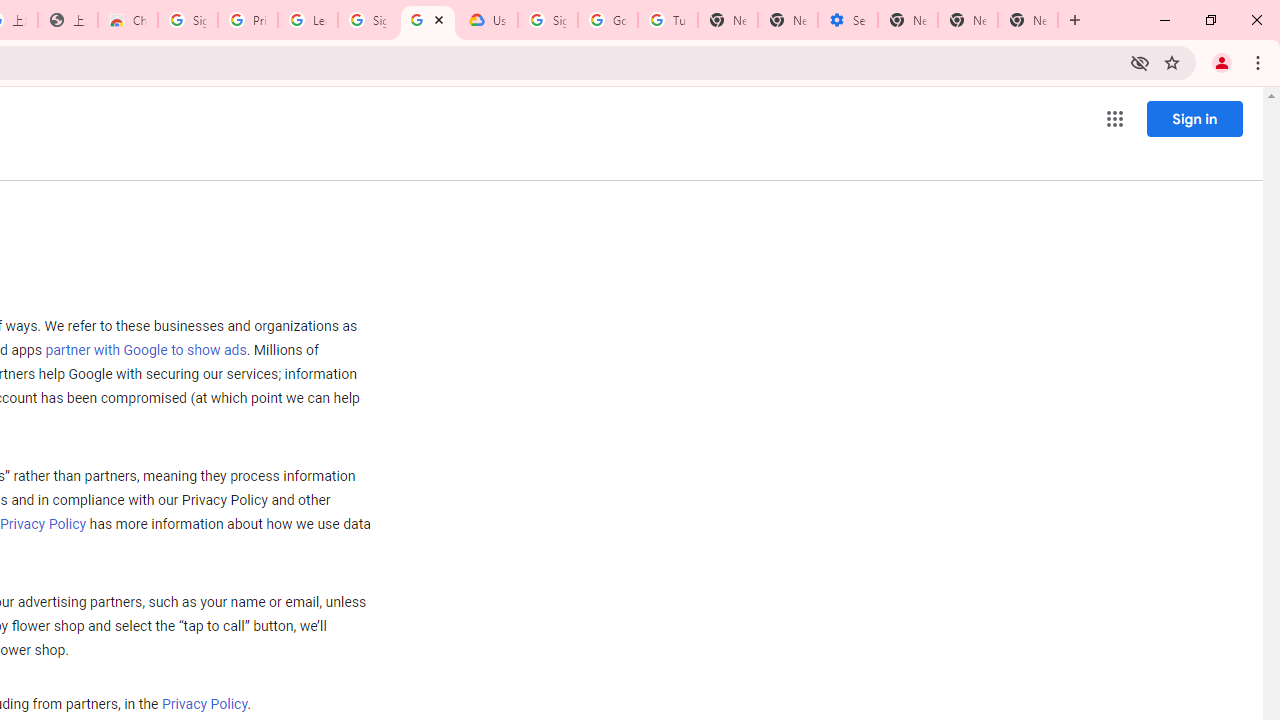 This screenshot has width=1280, height=720. What do you see at coordinates (144, 350) in the screenshot?
I see `'partner with Google to show ads'` at bounding box center [144, 350].